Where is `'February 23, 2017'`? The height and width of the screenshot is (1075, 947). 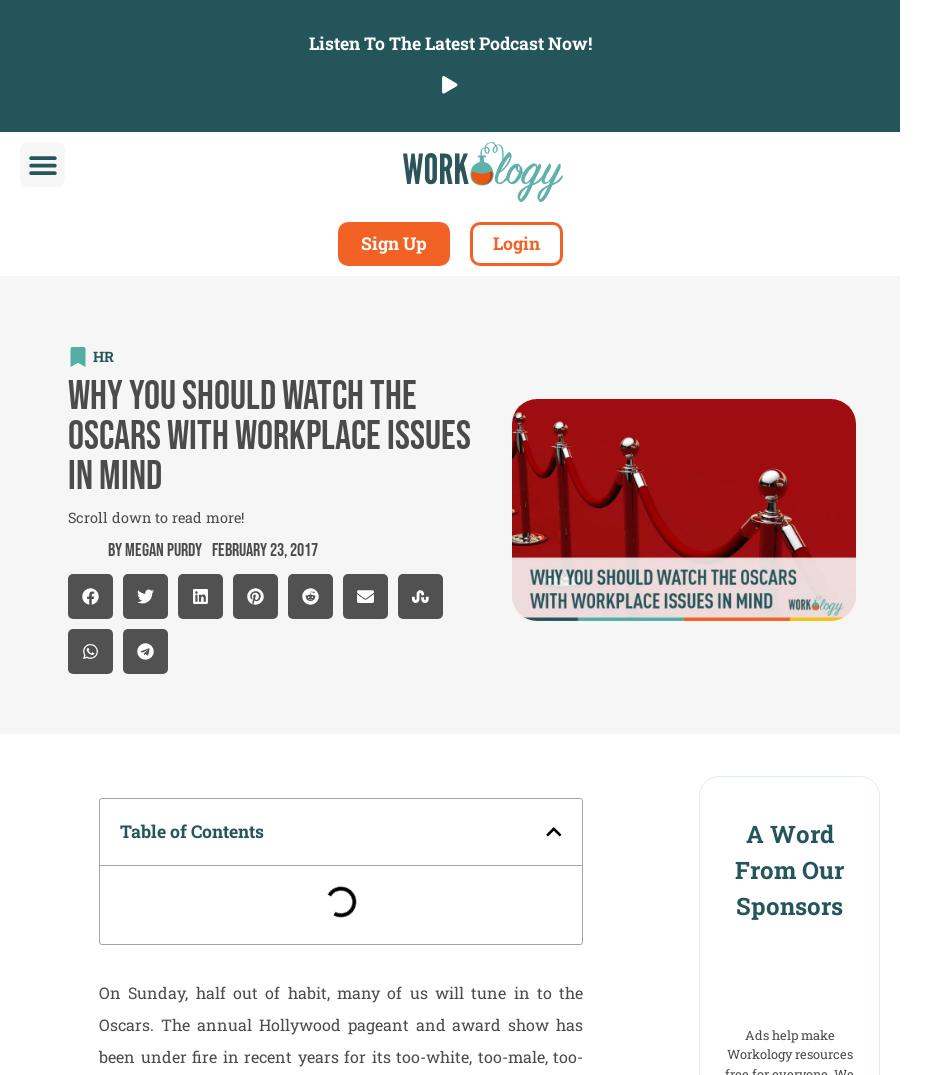 'February 23, 2017' is located at coordinates (264, 549).